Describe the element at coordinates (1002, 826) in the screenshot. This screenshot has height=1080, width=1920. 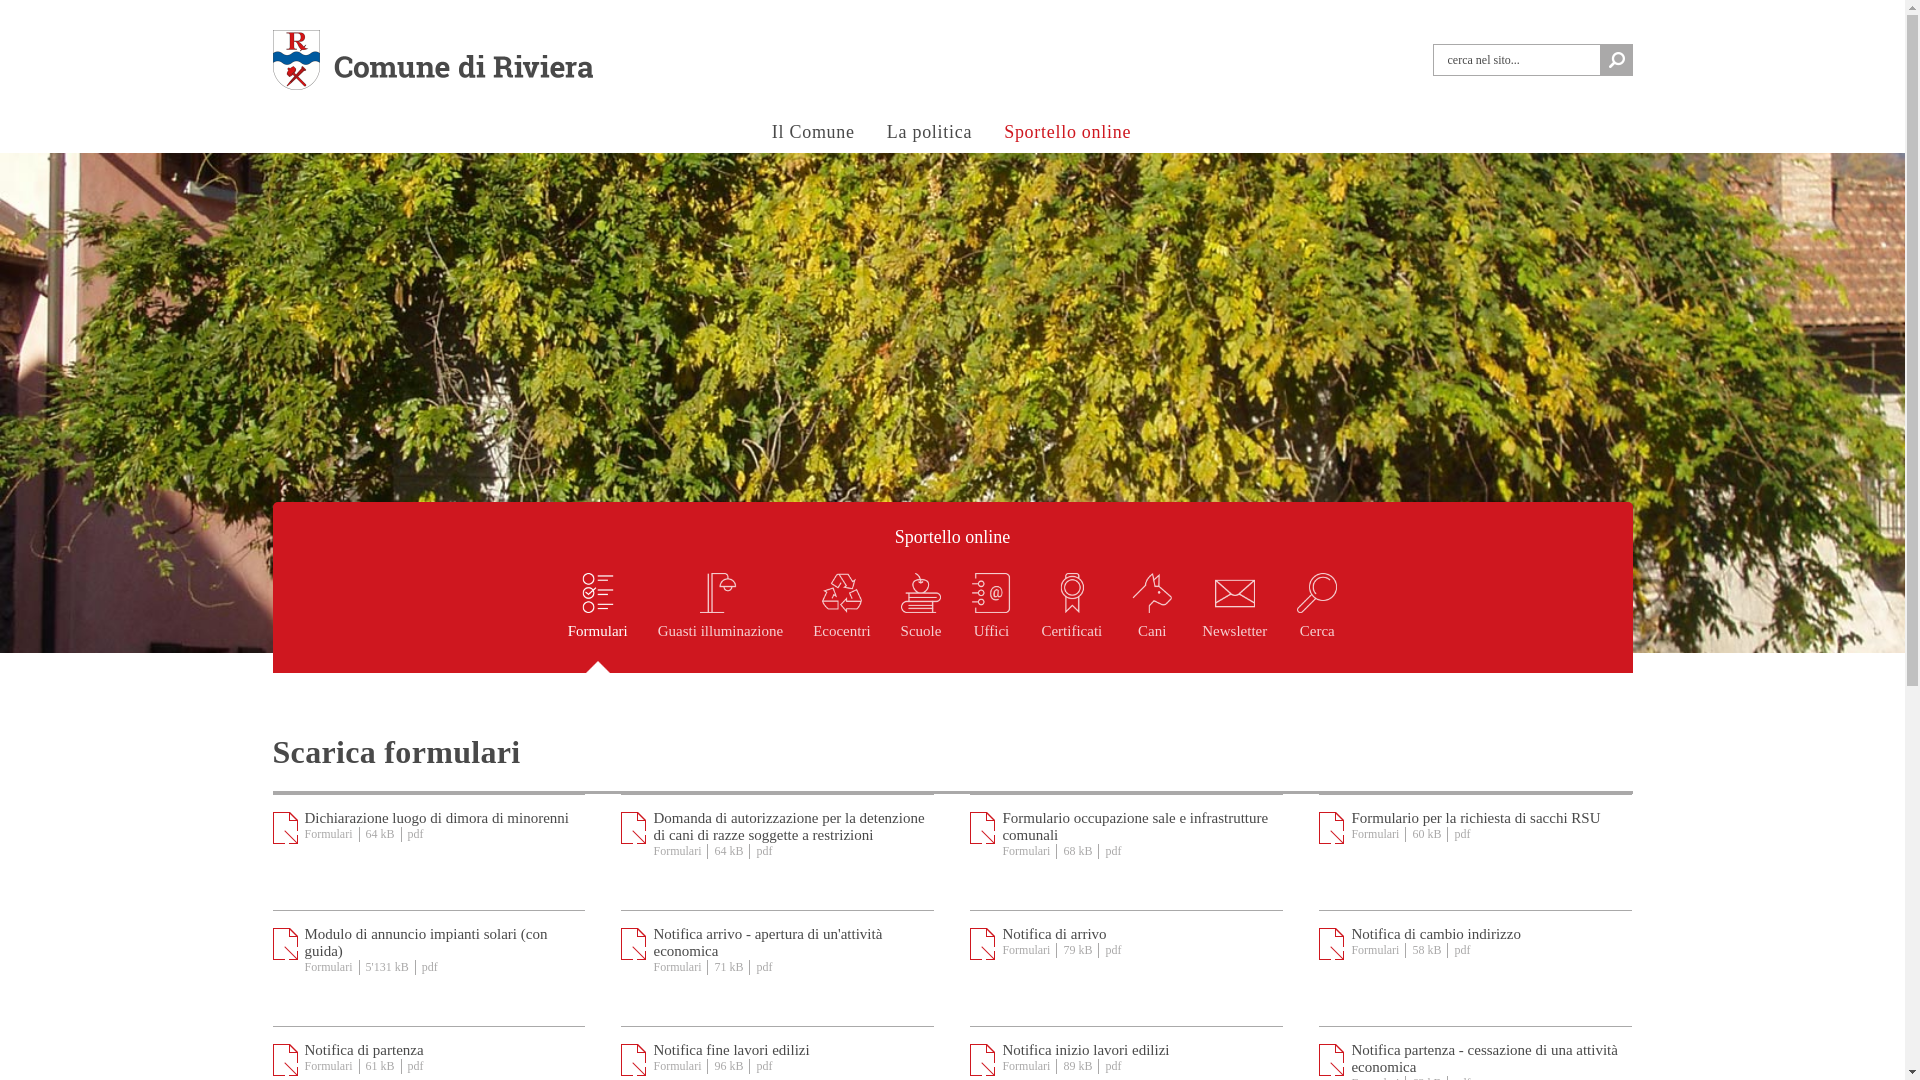
I see `'Formulario occupazione sale e infrastrutture comunali'` at that location.